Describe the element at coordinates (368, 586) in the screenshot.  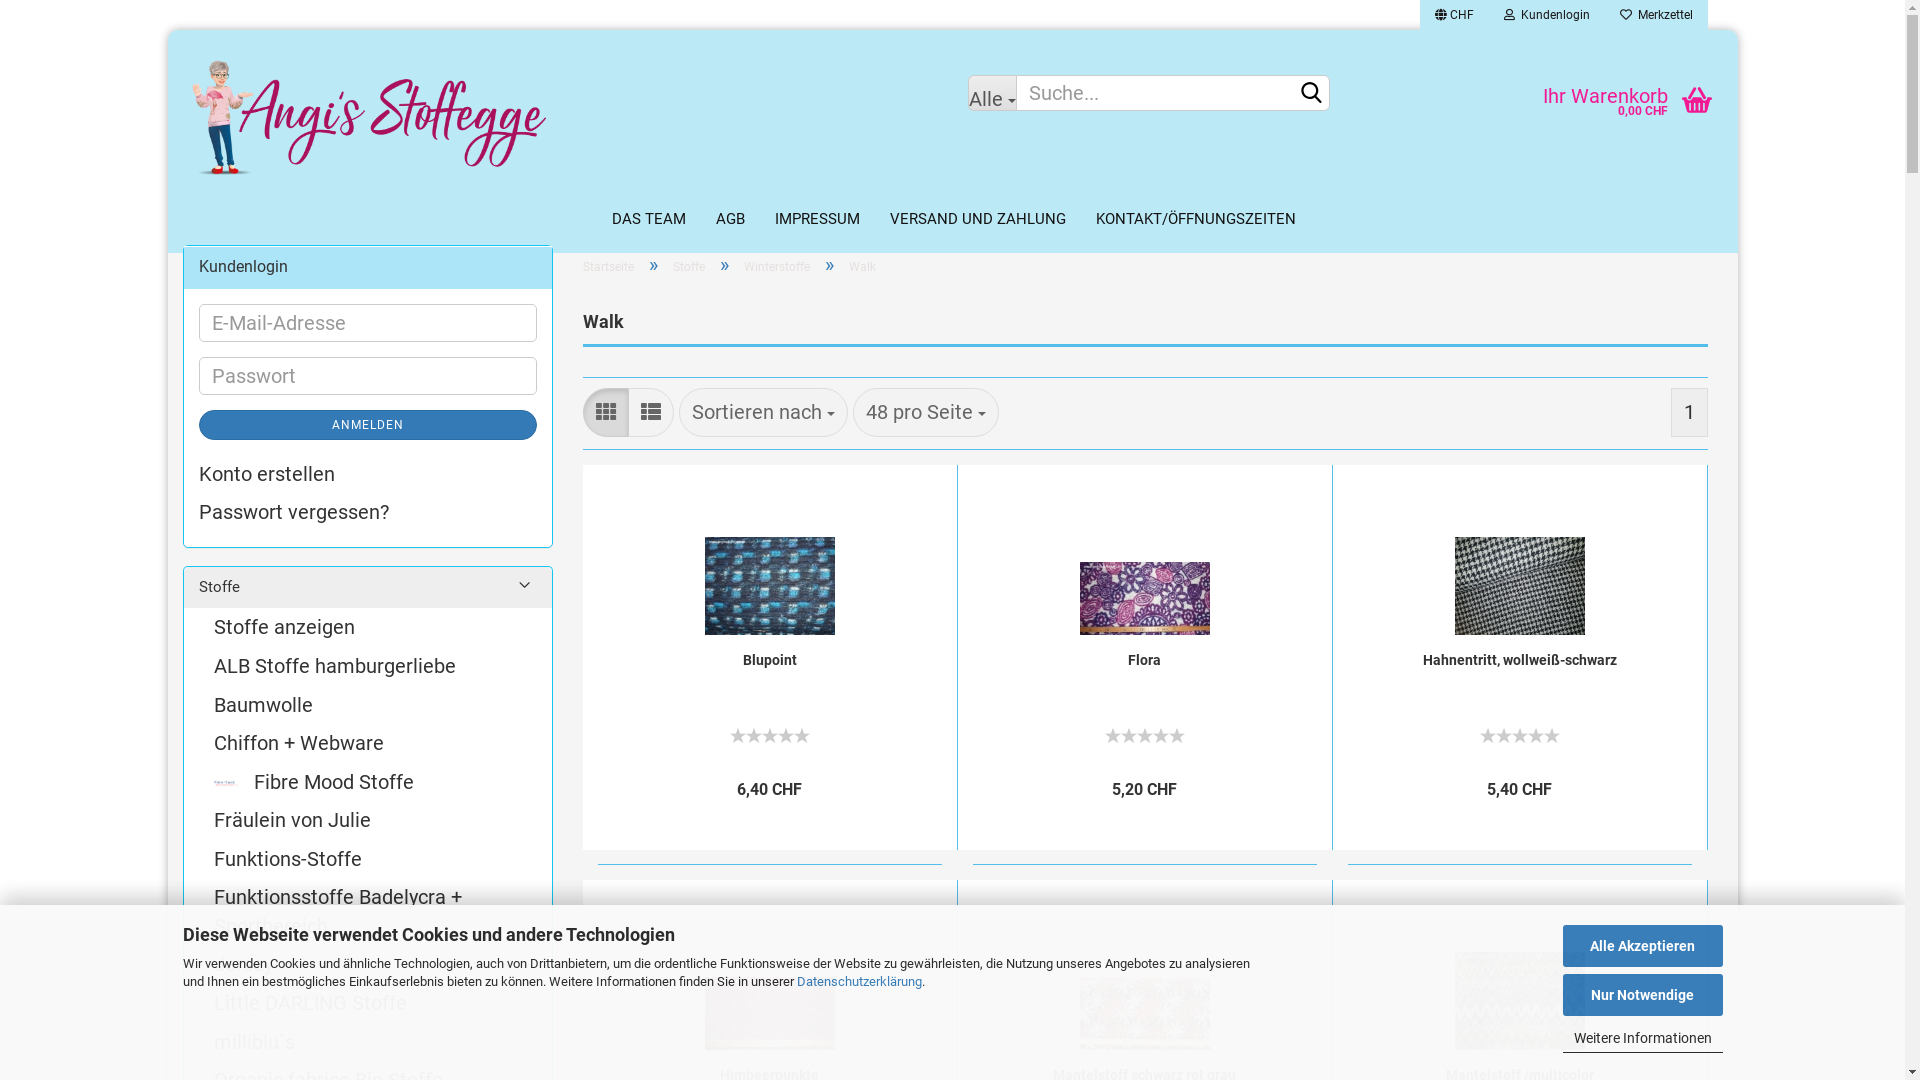
I see `'Stoffe'` at that location.